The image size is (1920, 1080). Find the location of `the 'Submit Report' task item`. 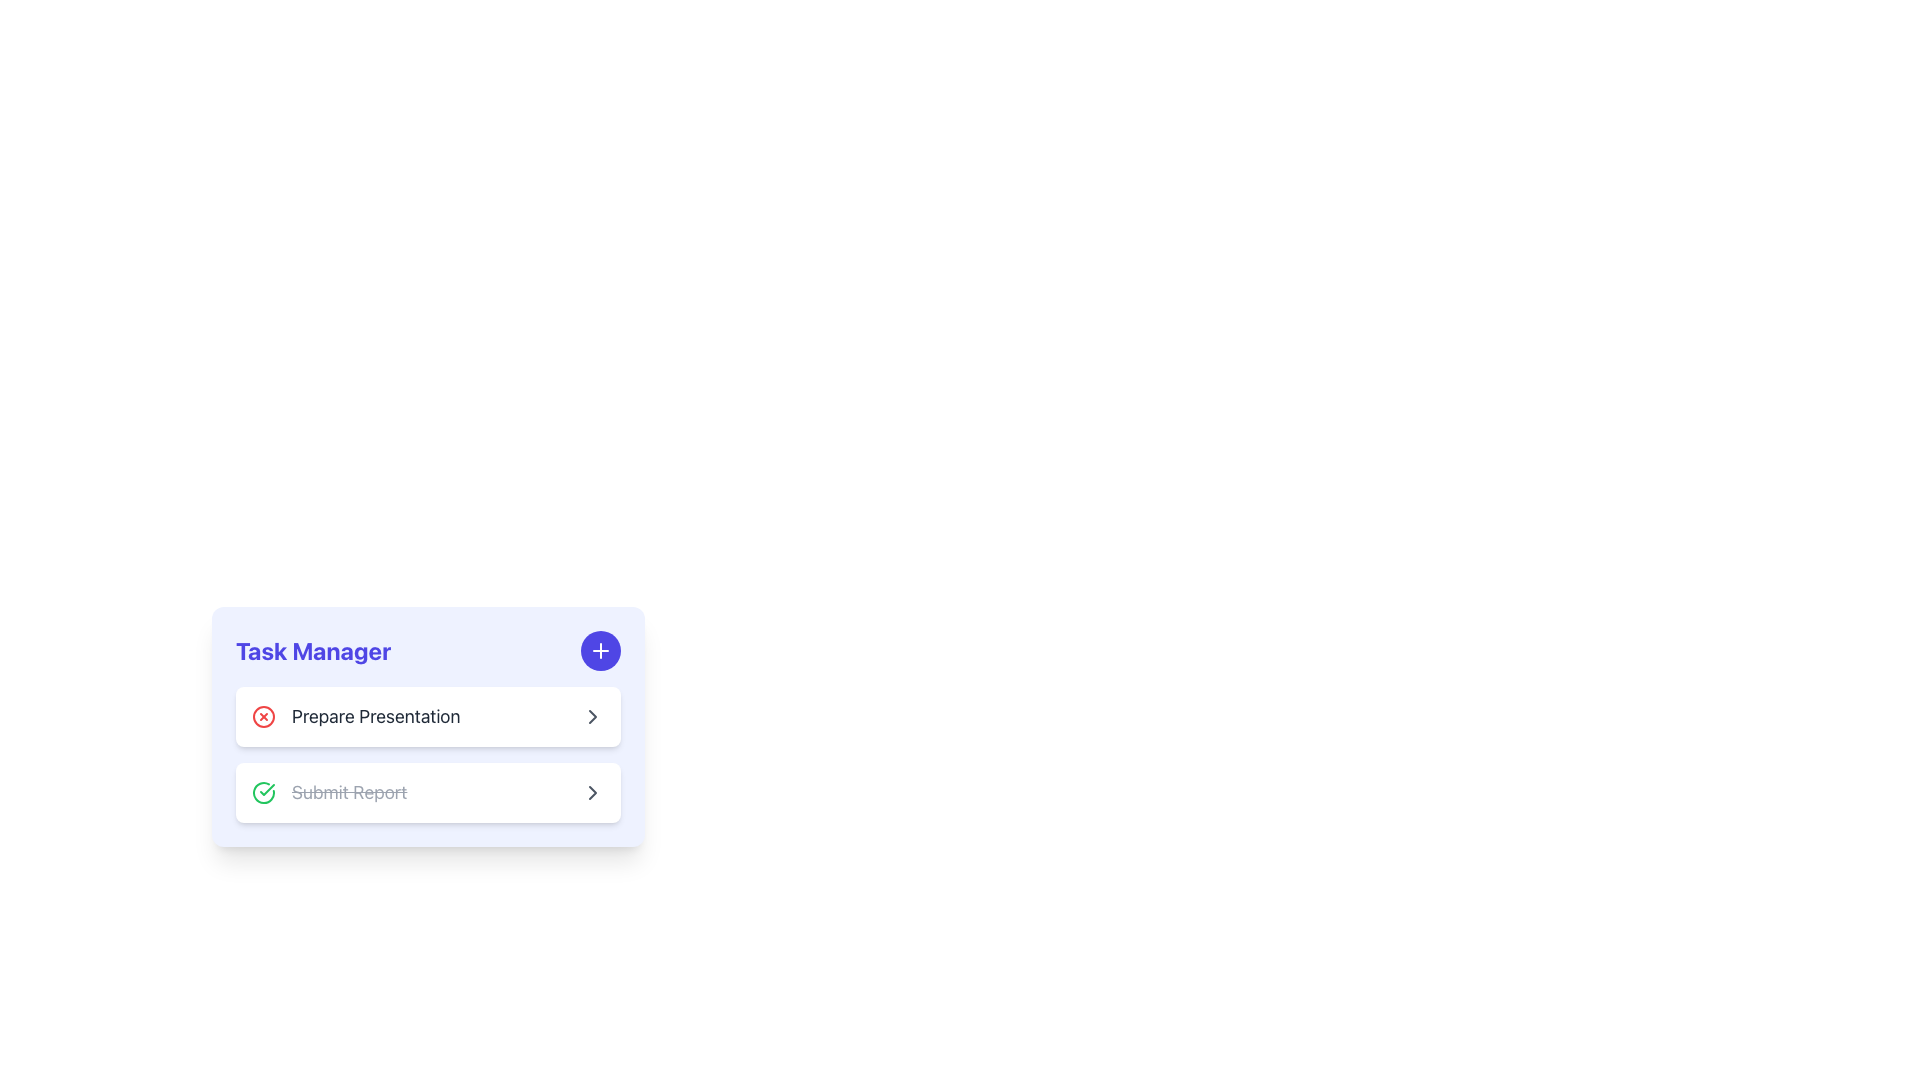

the 'Submit Report' task item is located at coordinates (427, 792).